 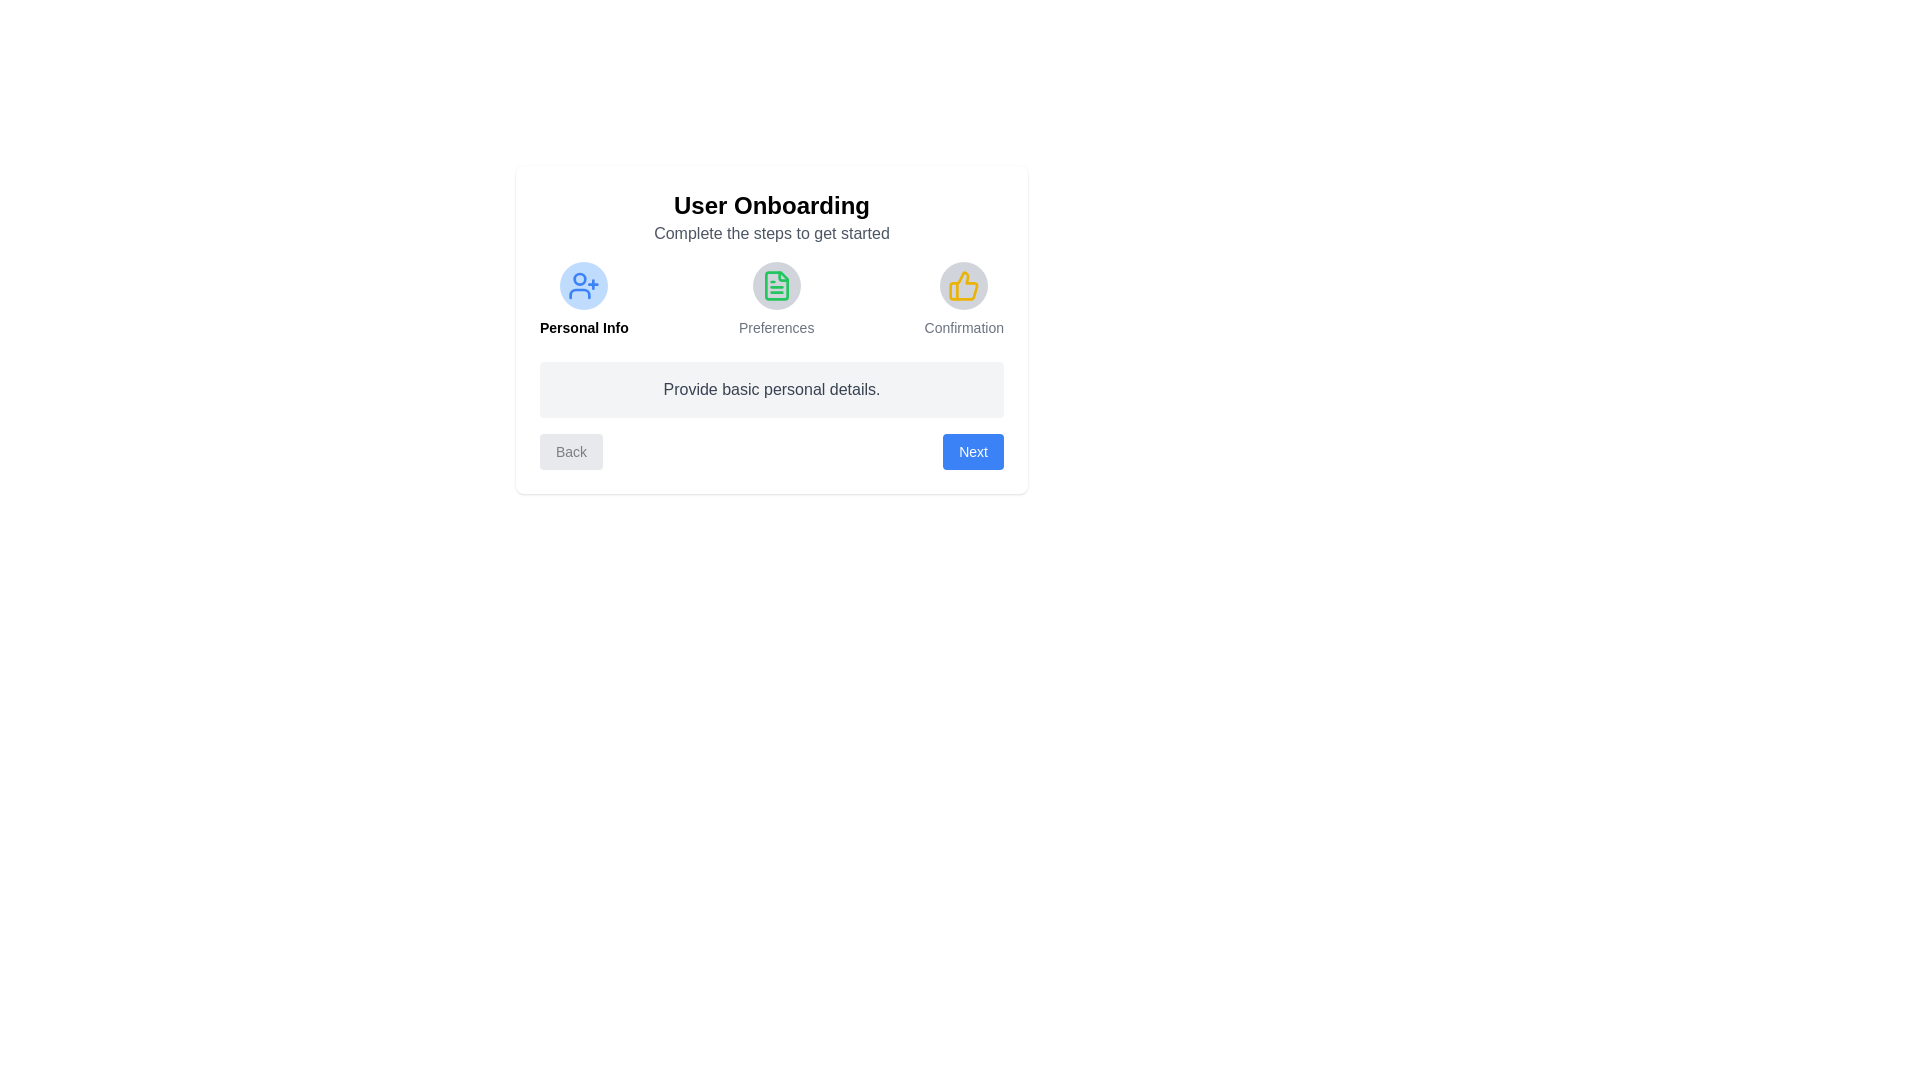 What do you see at coordinates (583, 285) in the screenshot?
I see `the step icon corresponding to the step Personal Info to view its details` at bounding box center [583, 285].